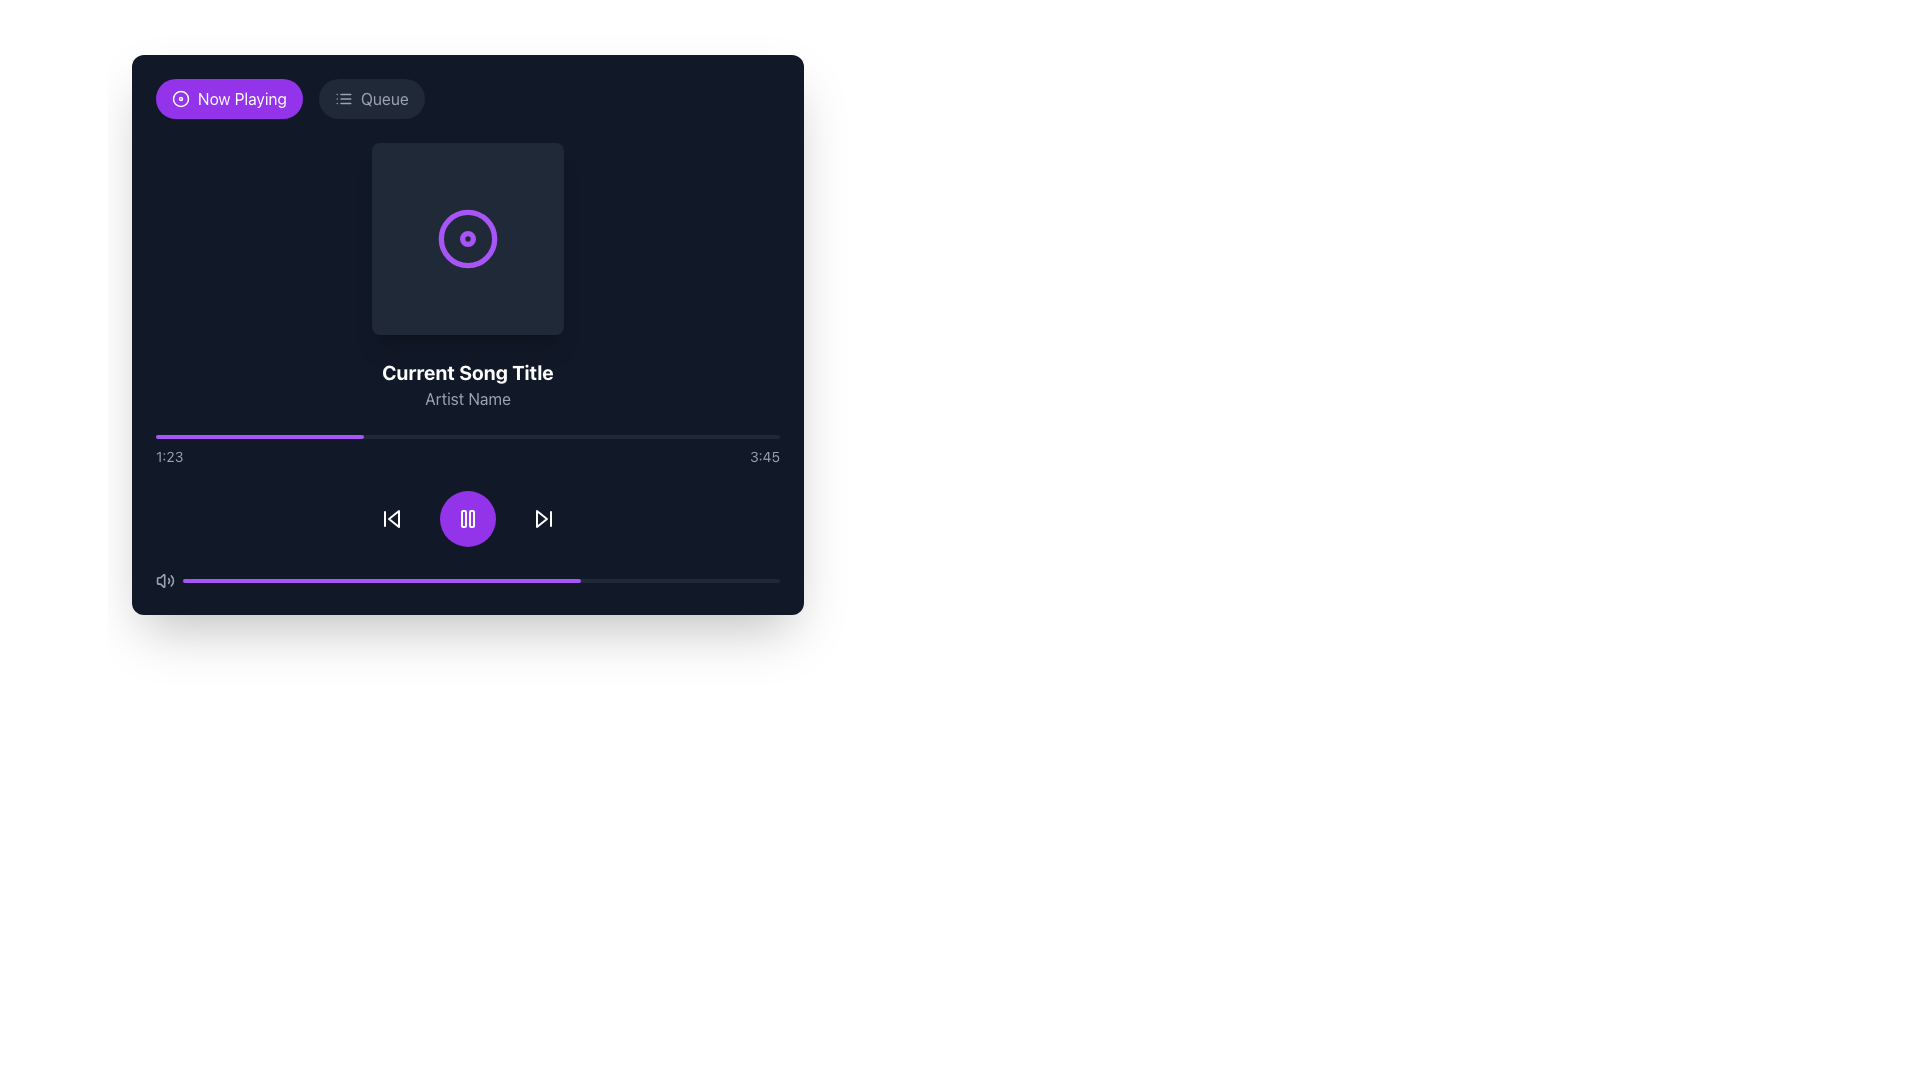  What do you see at coordinates (466, 373) in the screenshot?
I see `title of the currently playing song displayed in the text label, which is horizontally centered in the music player interface above the artist name subtitle` at bounding box center [466, 373].